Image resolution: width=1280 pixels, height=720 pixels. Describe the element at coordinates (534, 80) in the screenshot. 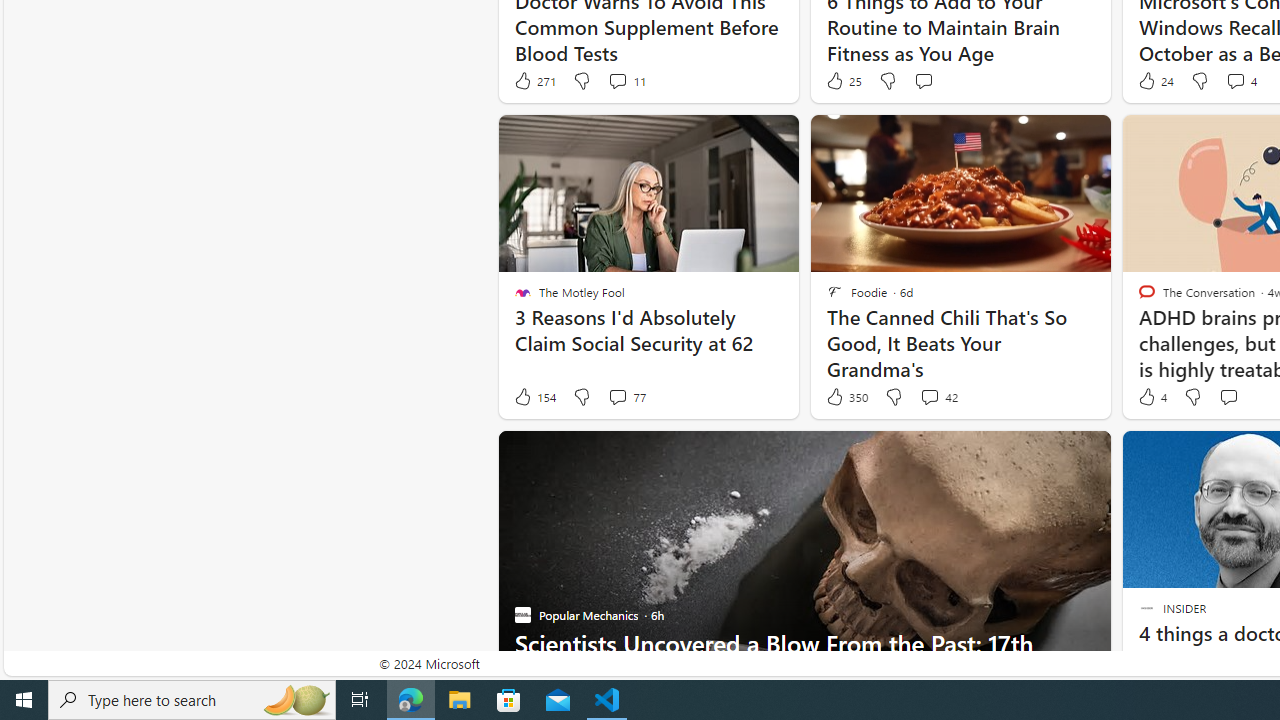

I see `'271 Like'` at that location.